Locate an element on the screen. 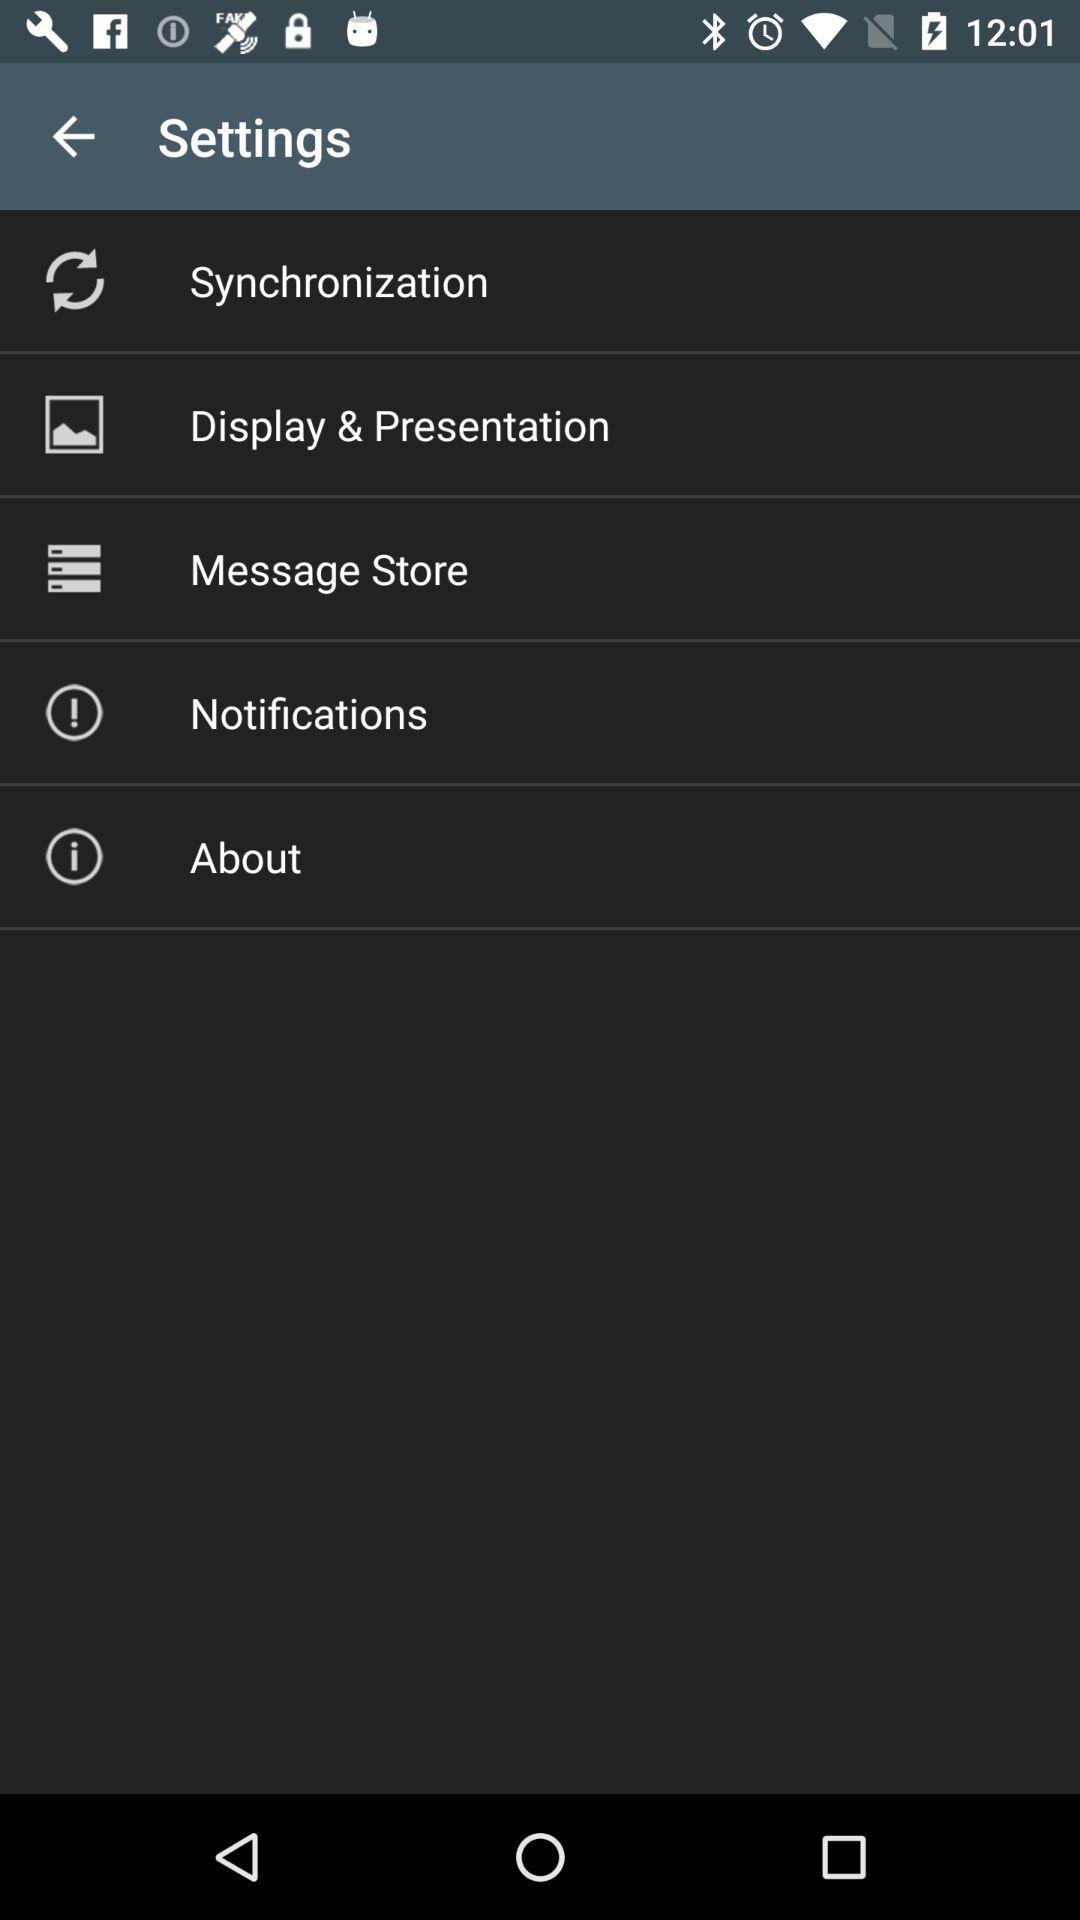  app below the settings item is located at coordinates (338, 279).